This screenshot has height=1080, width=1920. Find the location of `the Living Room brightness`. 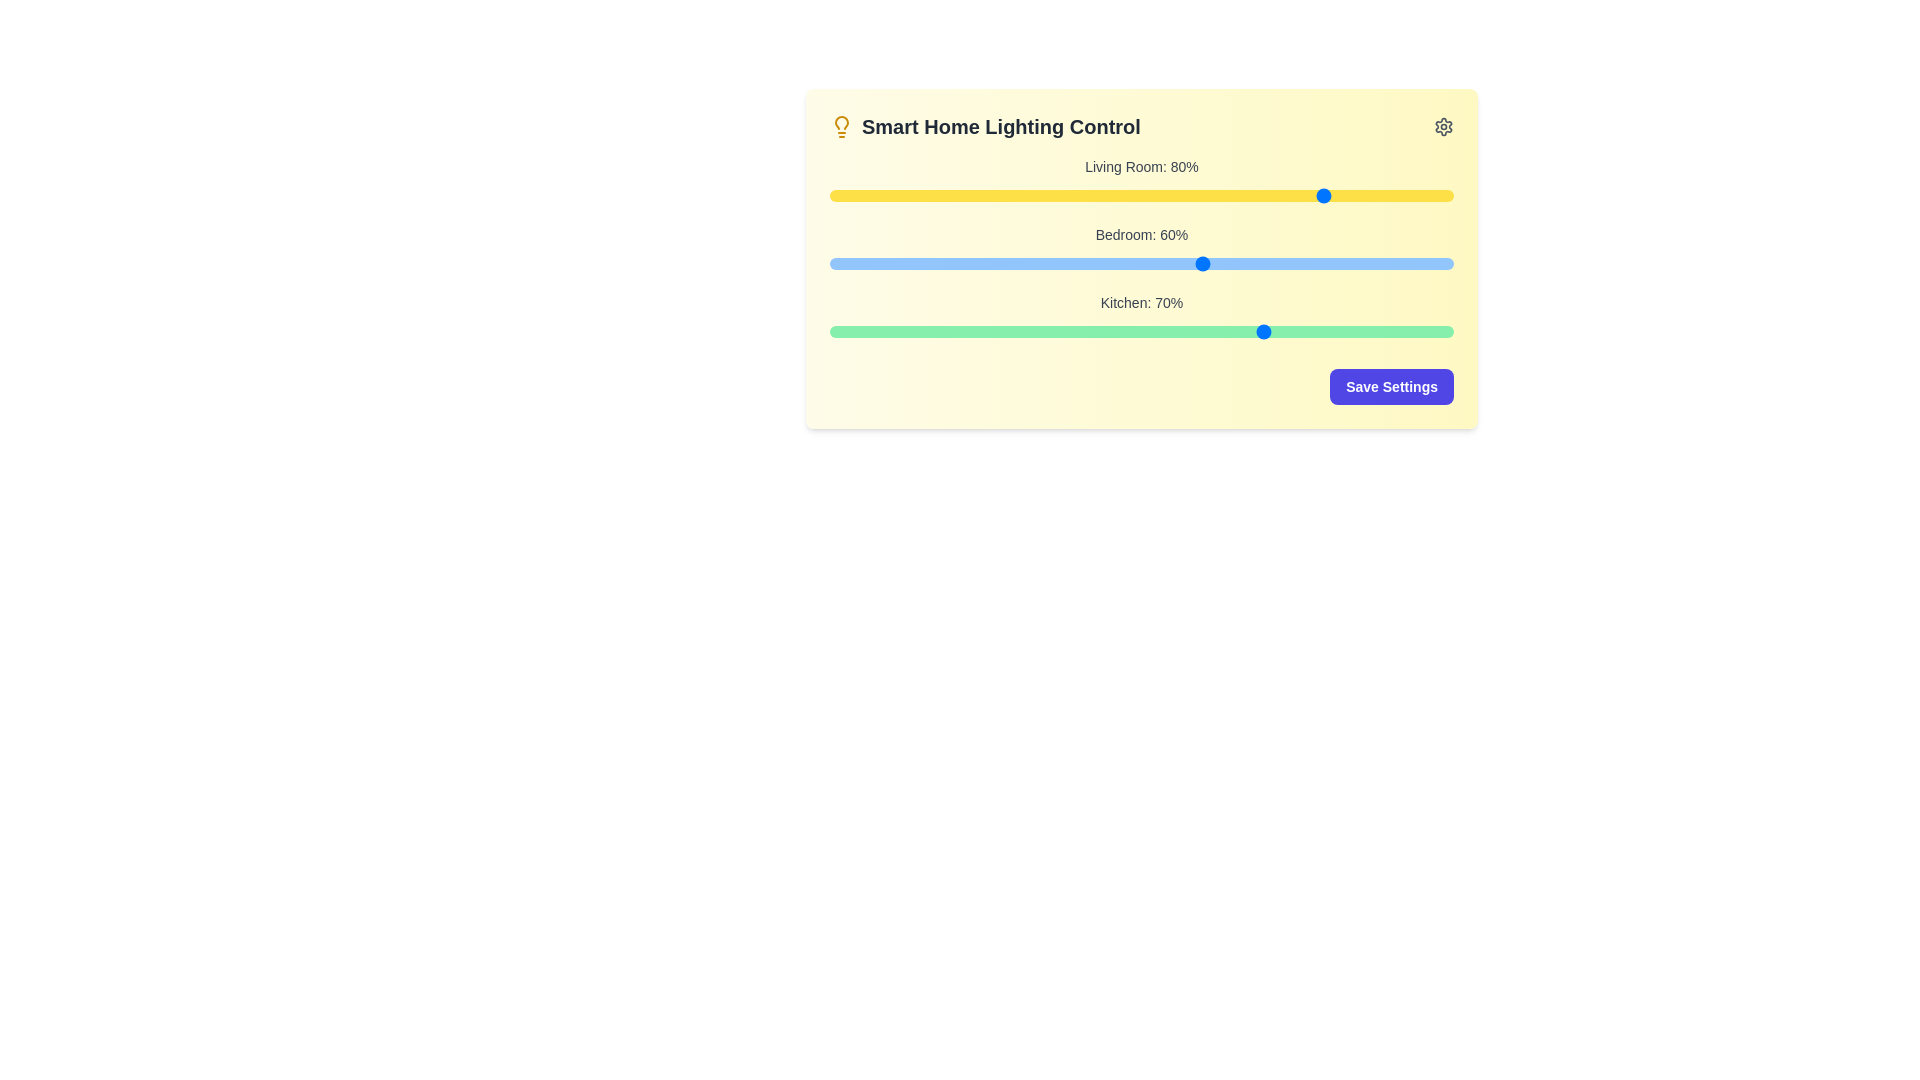

the Living Room brightness is located at coordinates (1341, 196).